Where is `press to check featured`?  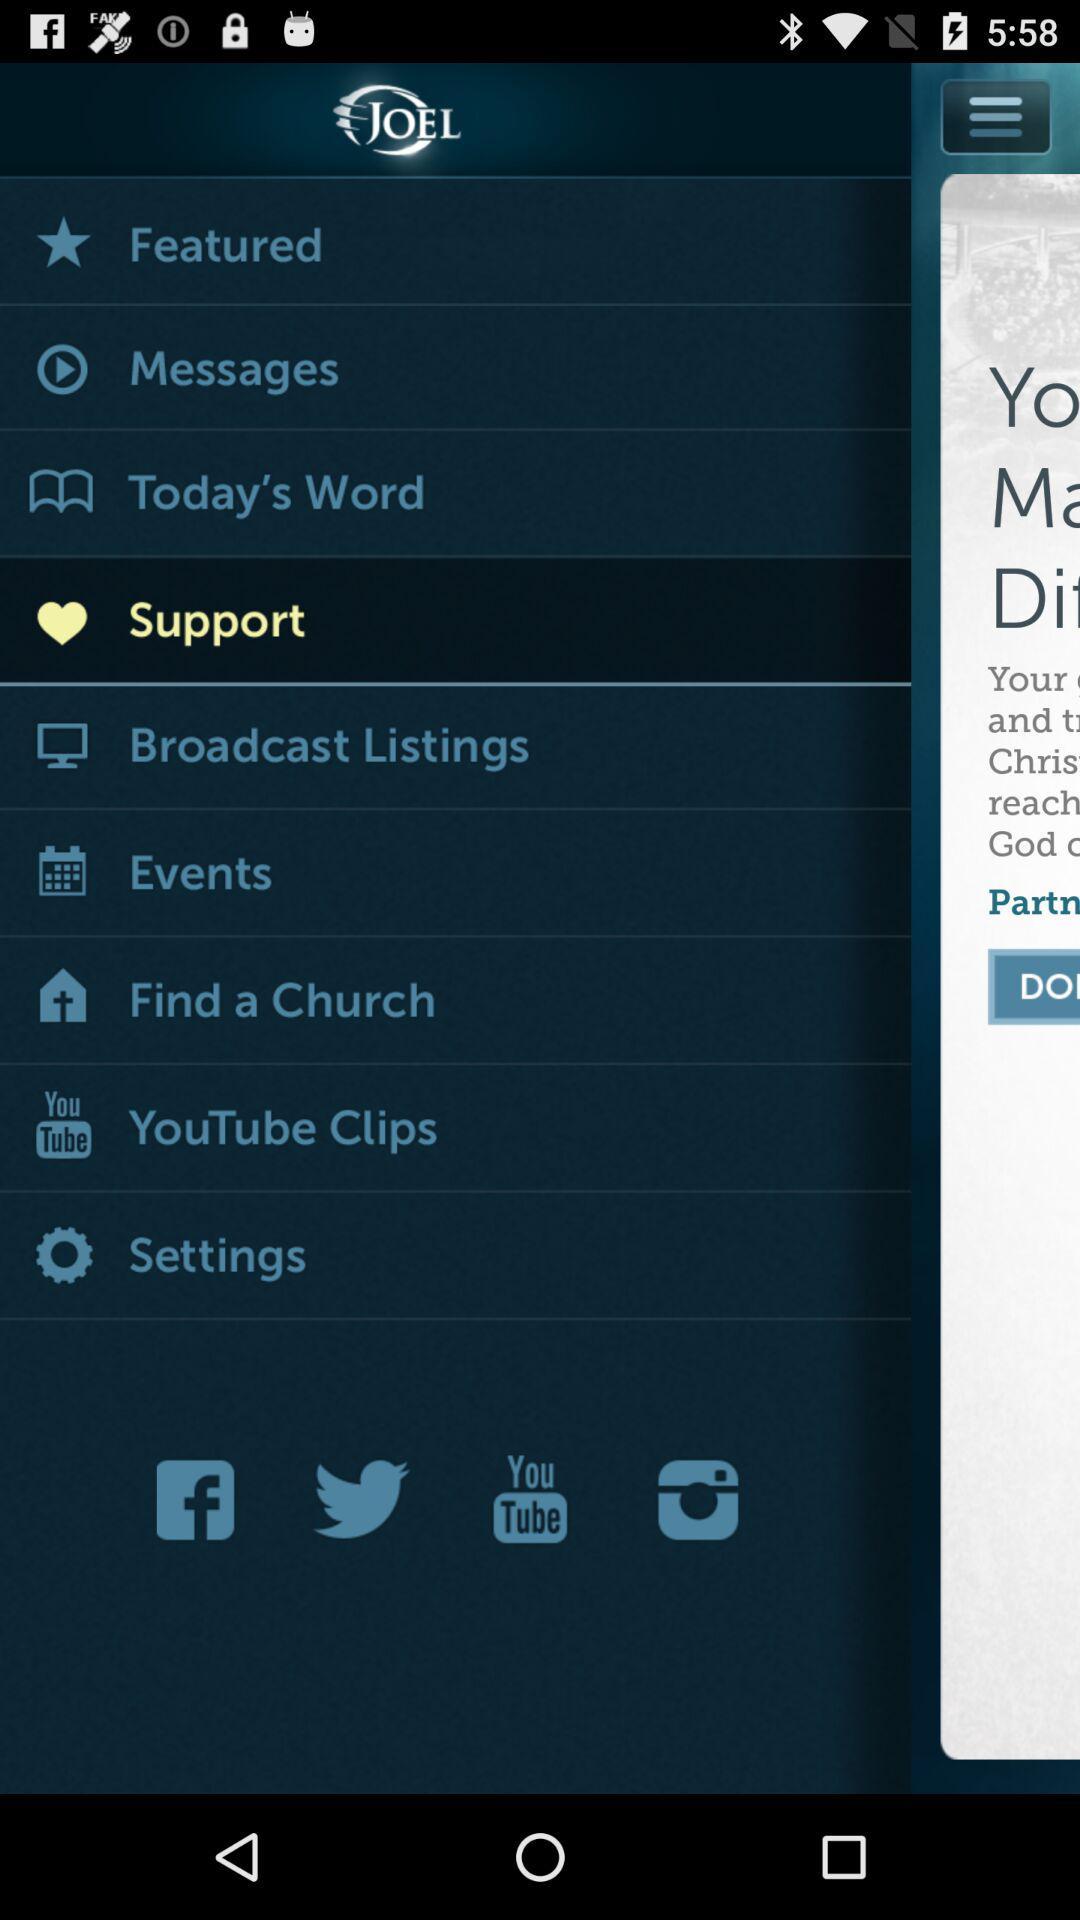 press to check featured is located at coordinates (455, 241).